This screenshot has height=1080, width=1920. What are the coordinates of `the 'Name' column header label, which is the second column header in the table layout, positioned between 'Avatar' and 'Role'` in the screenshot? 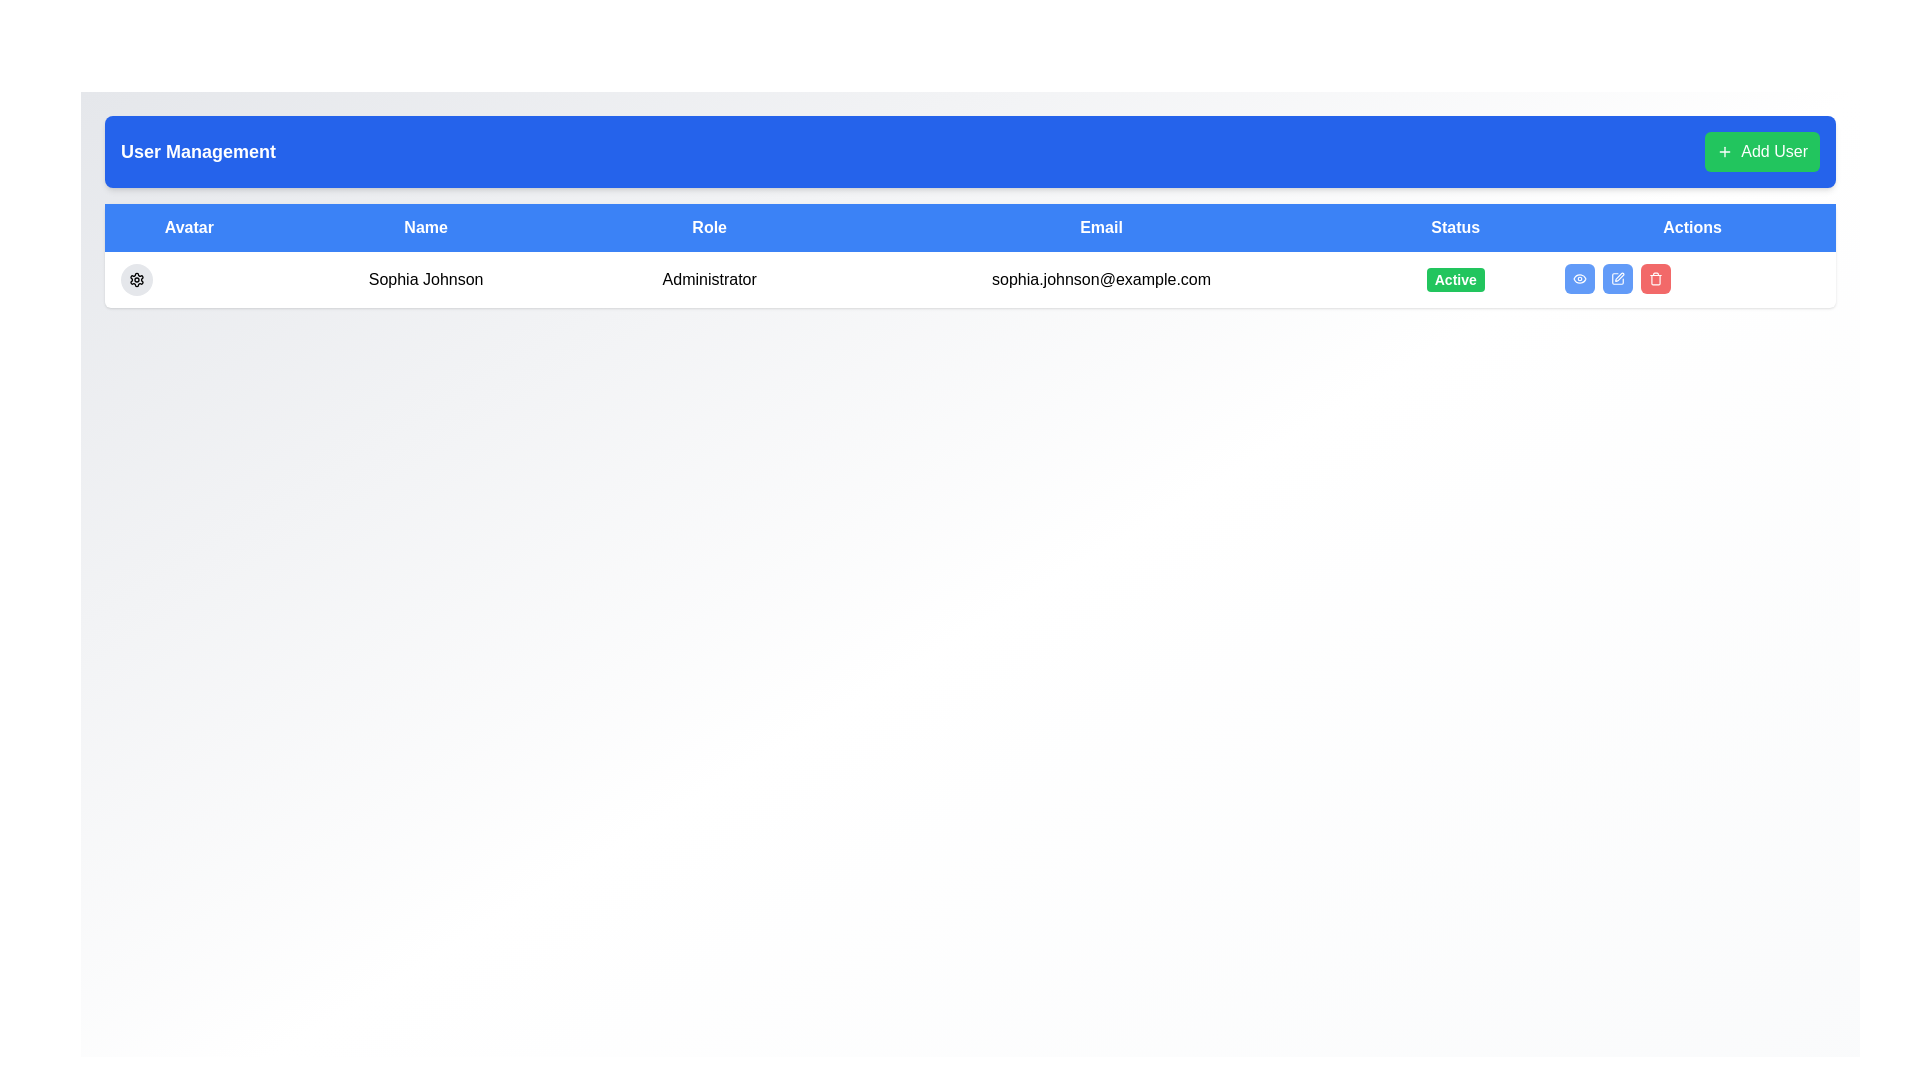 It's located at (425, 226).